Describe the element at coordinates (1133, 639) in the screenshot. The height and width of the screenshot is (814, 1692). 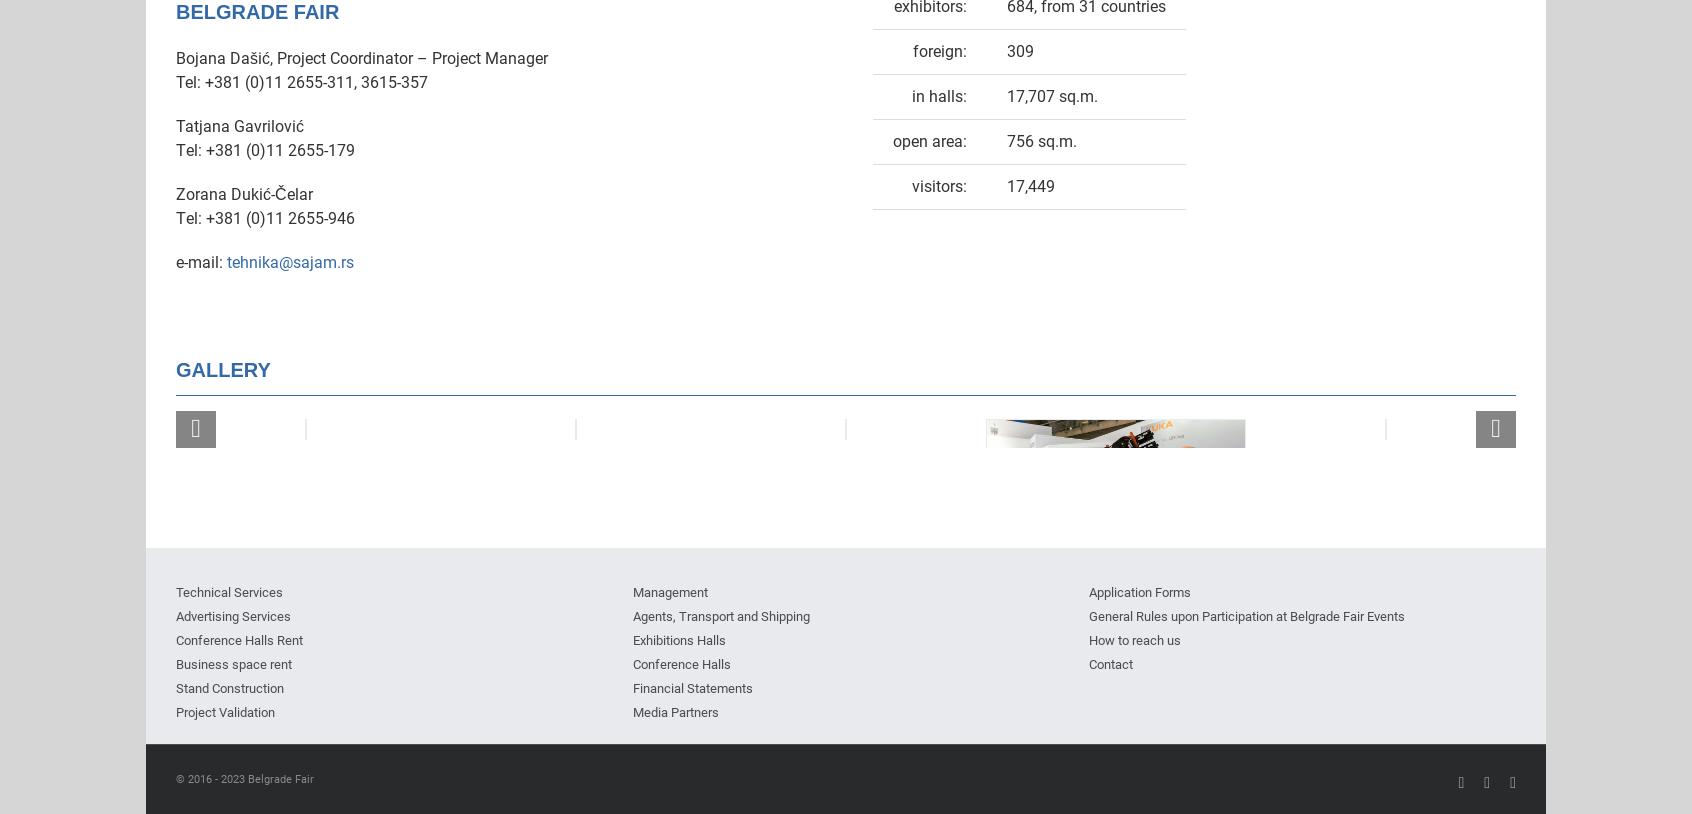
I see `'How to reach us'` at that location.